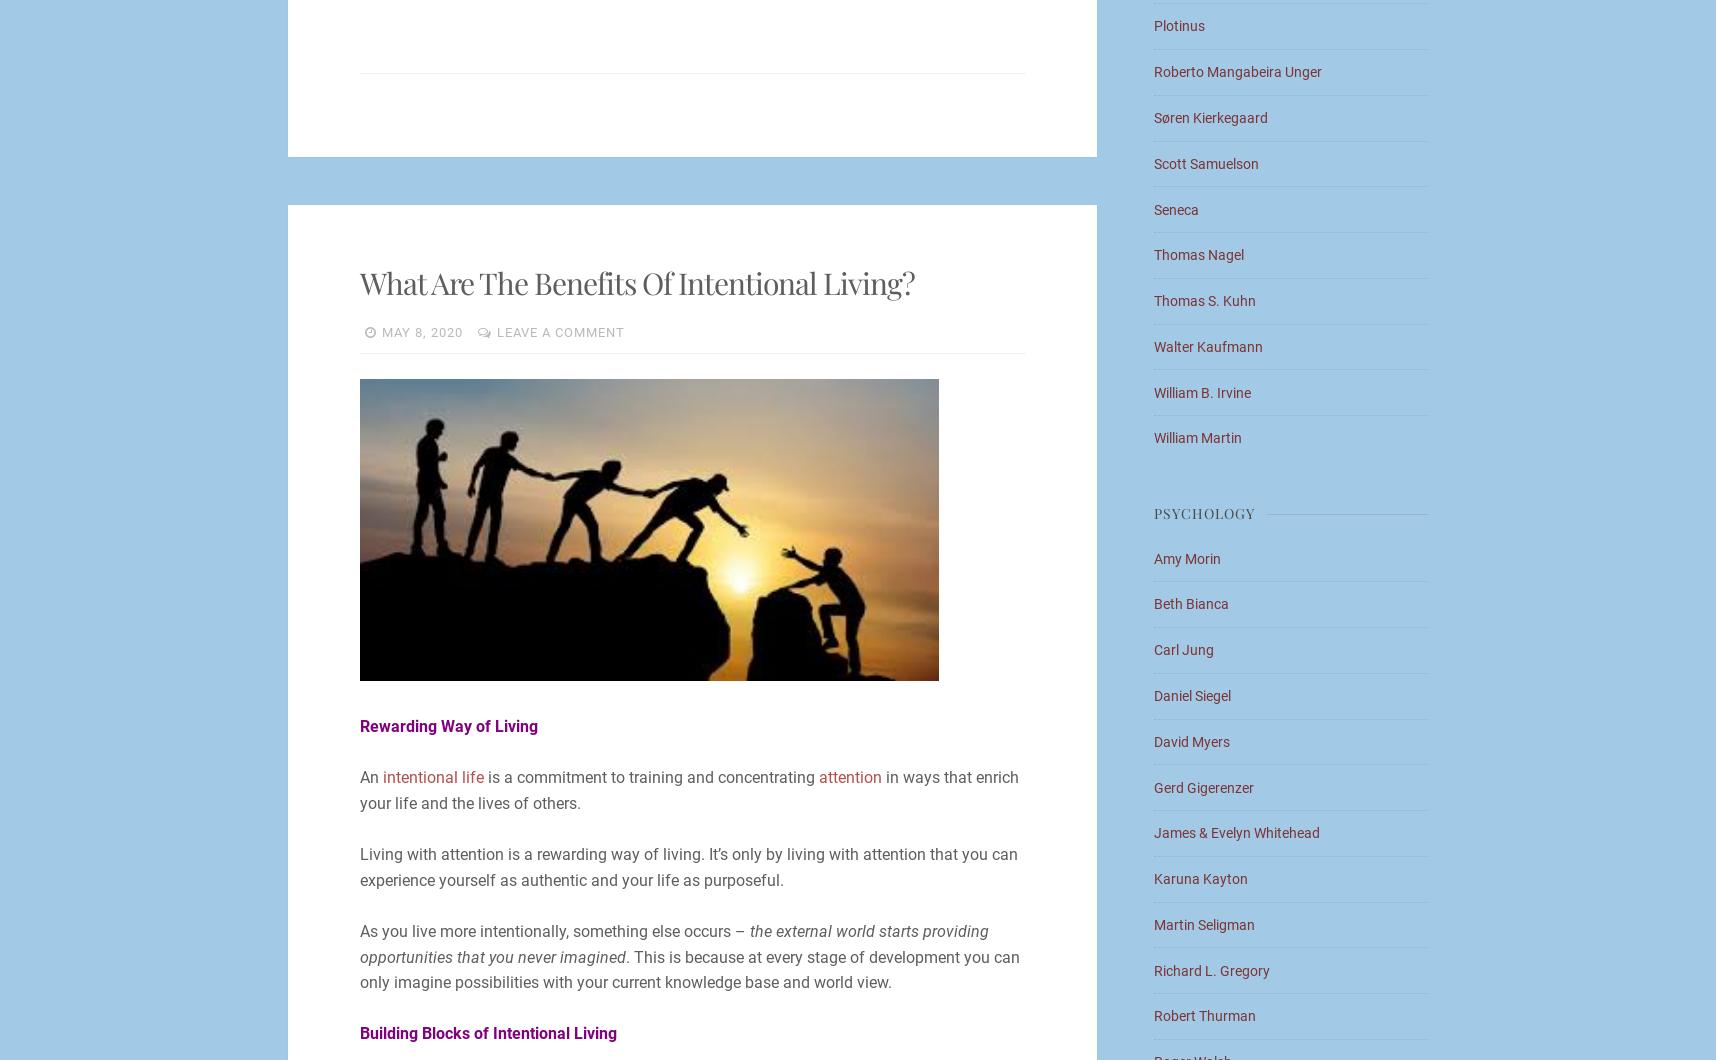 Image resolution: width=1716 pixels, height=1060 pixels. What do you see at coordinates (1192, 694) in the screenshot?
I see `'Daniel Siegel'` at bounding box center [1192, 694].